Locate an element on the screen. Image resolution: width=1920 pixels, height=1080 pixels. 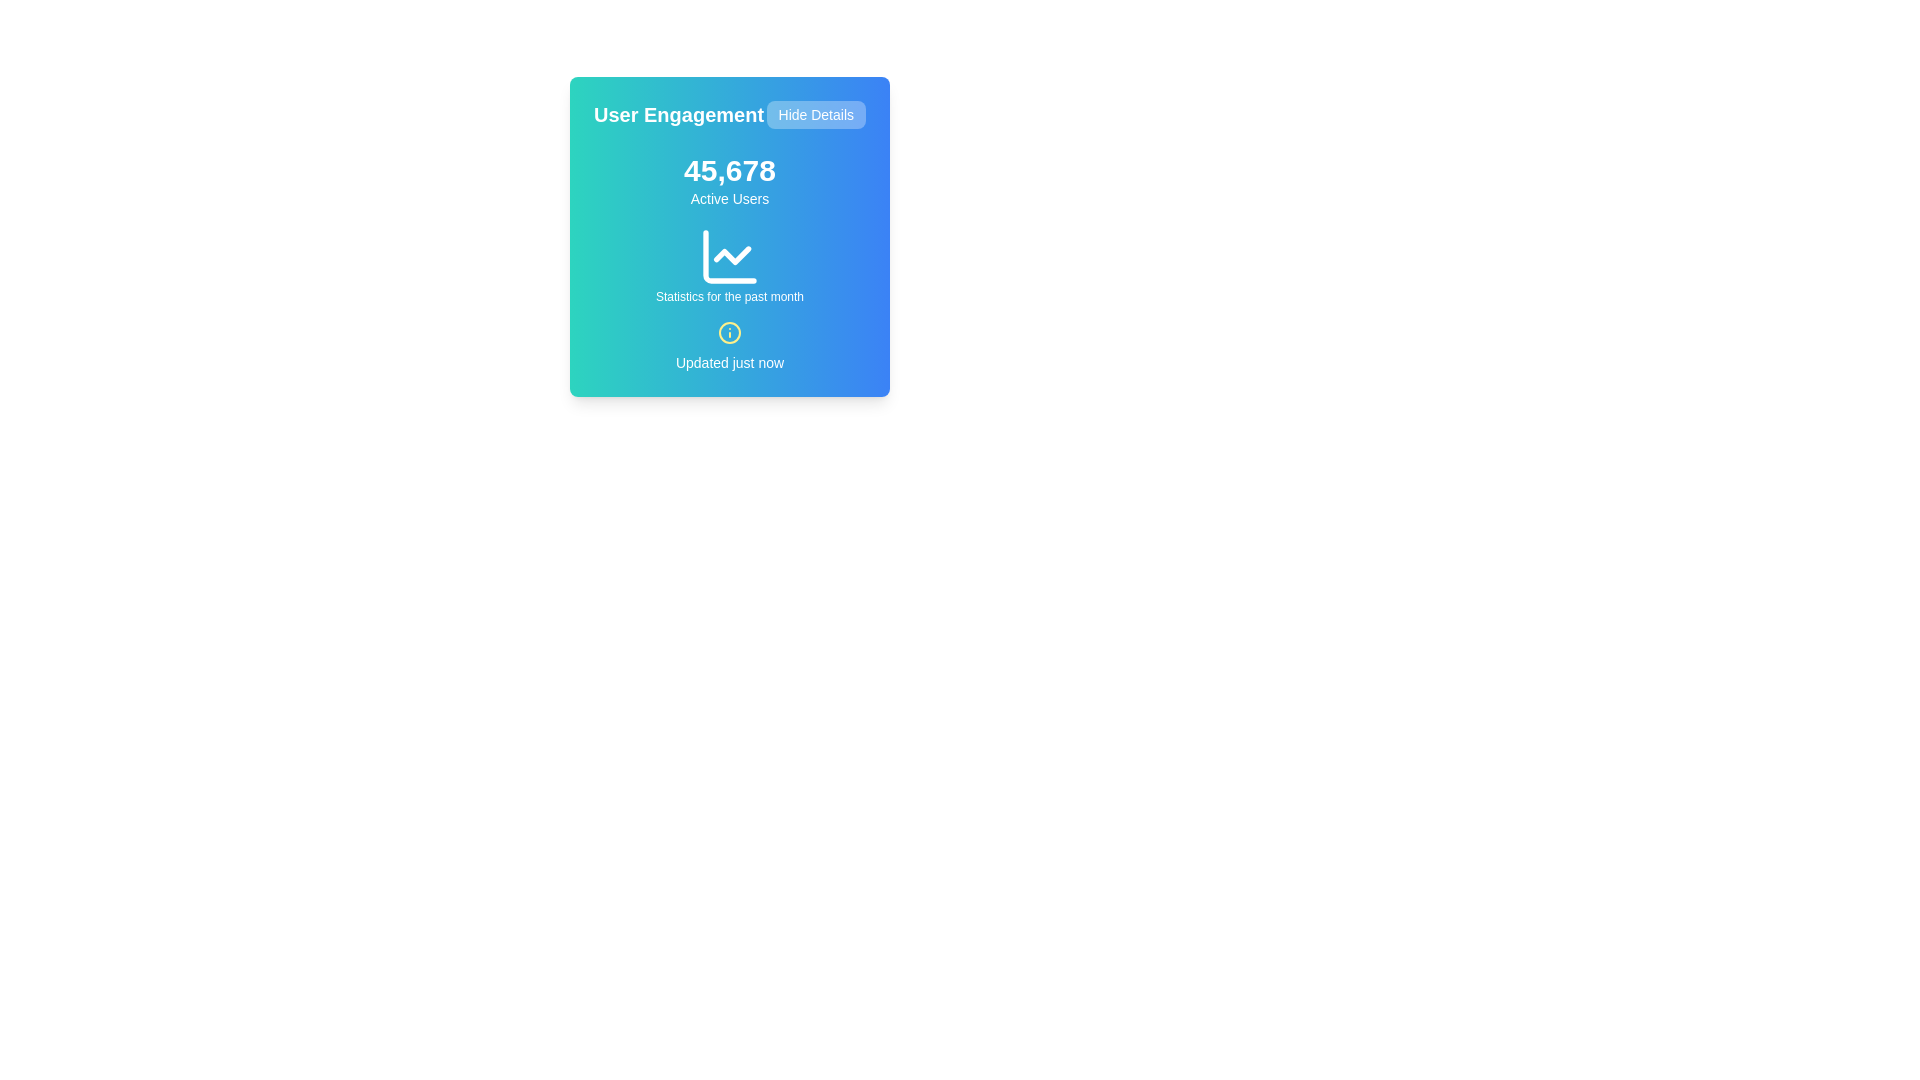
the 'User Engagement' text label, which is styled in bold and larger size, located at the top-left of the header section, to the left of the 'Hide Details' button is located at coordinates (679, 115).